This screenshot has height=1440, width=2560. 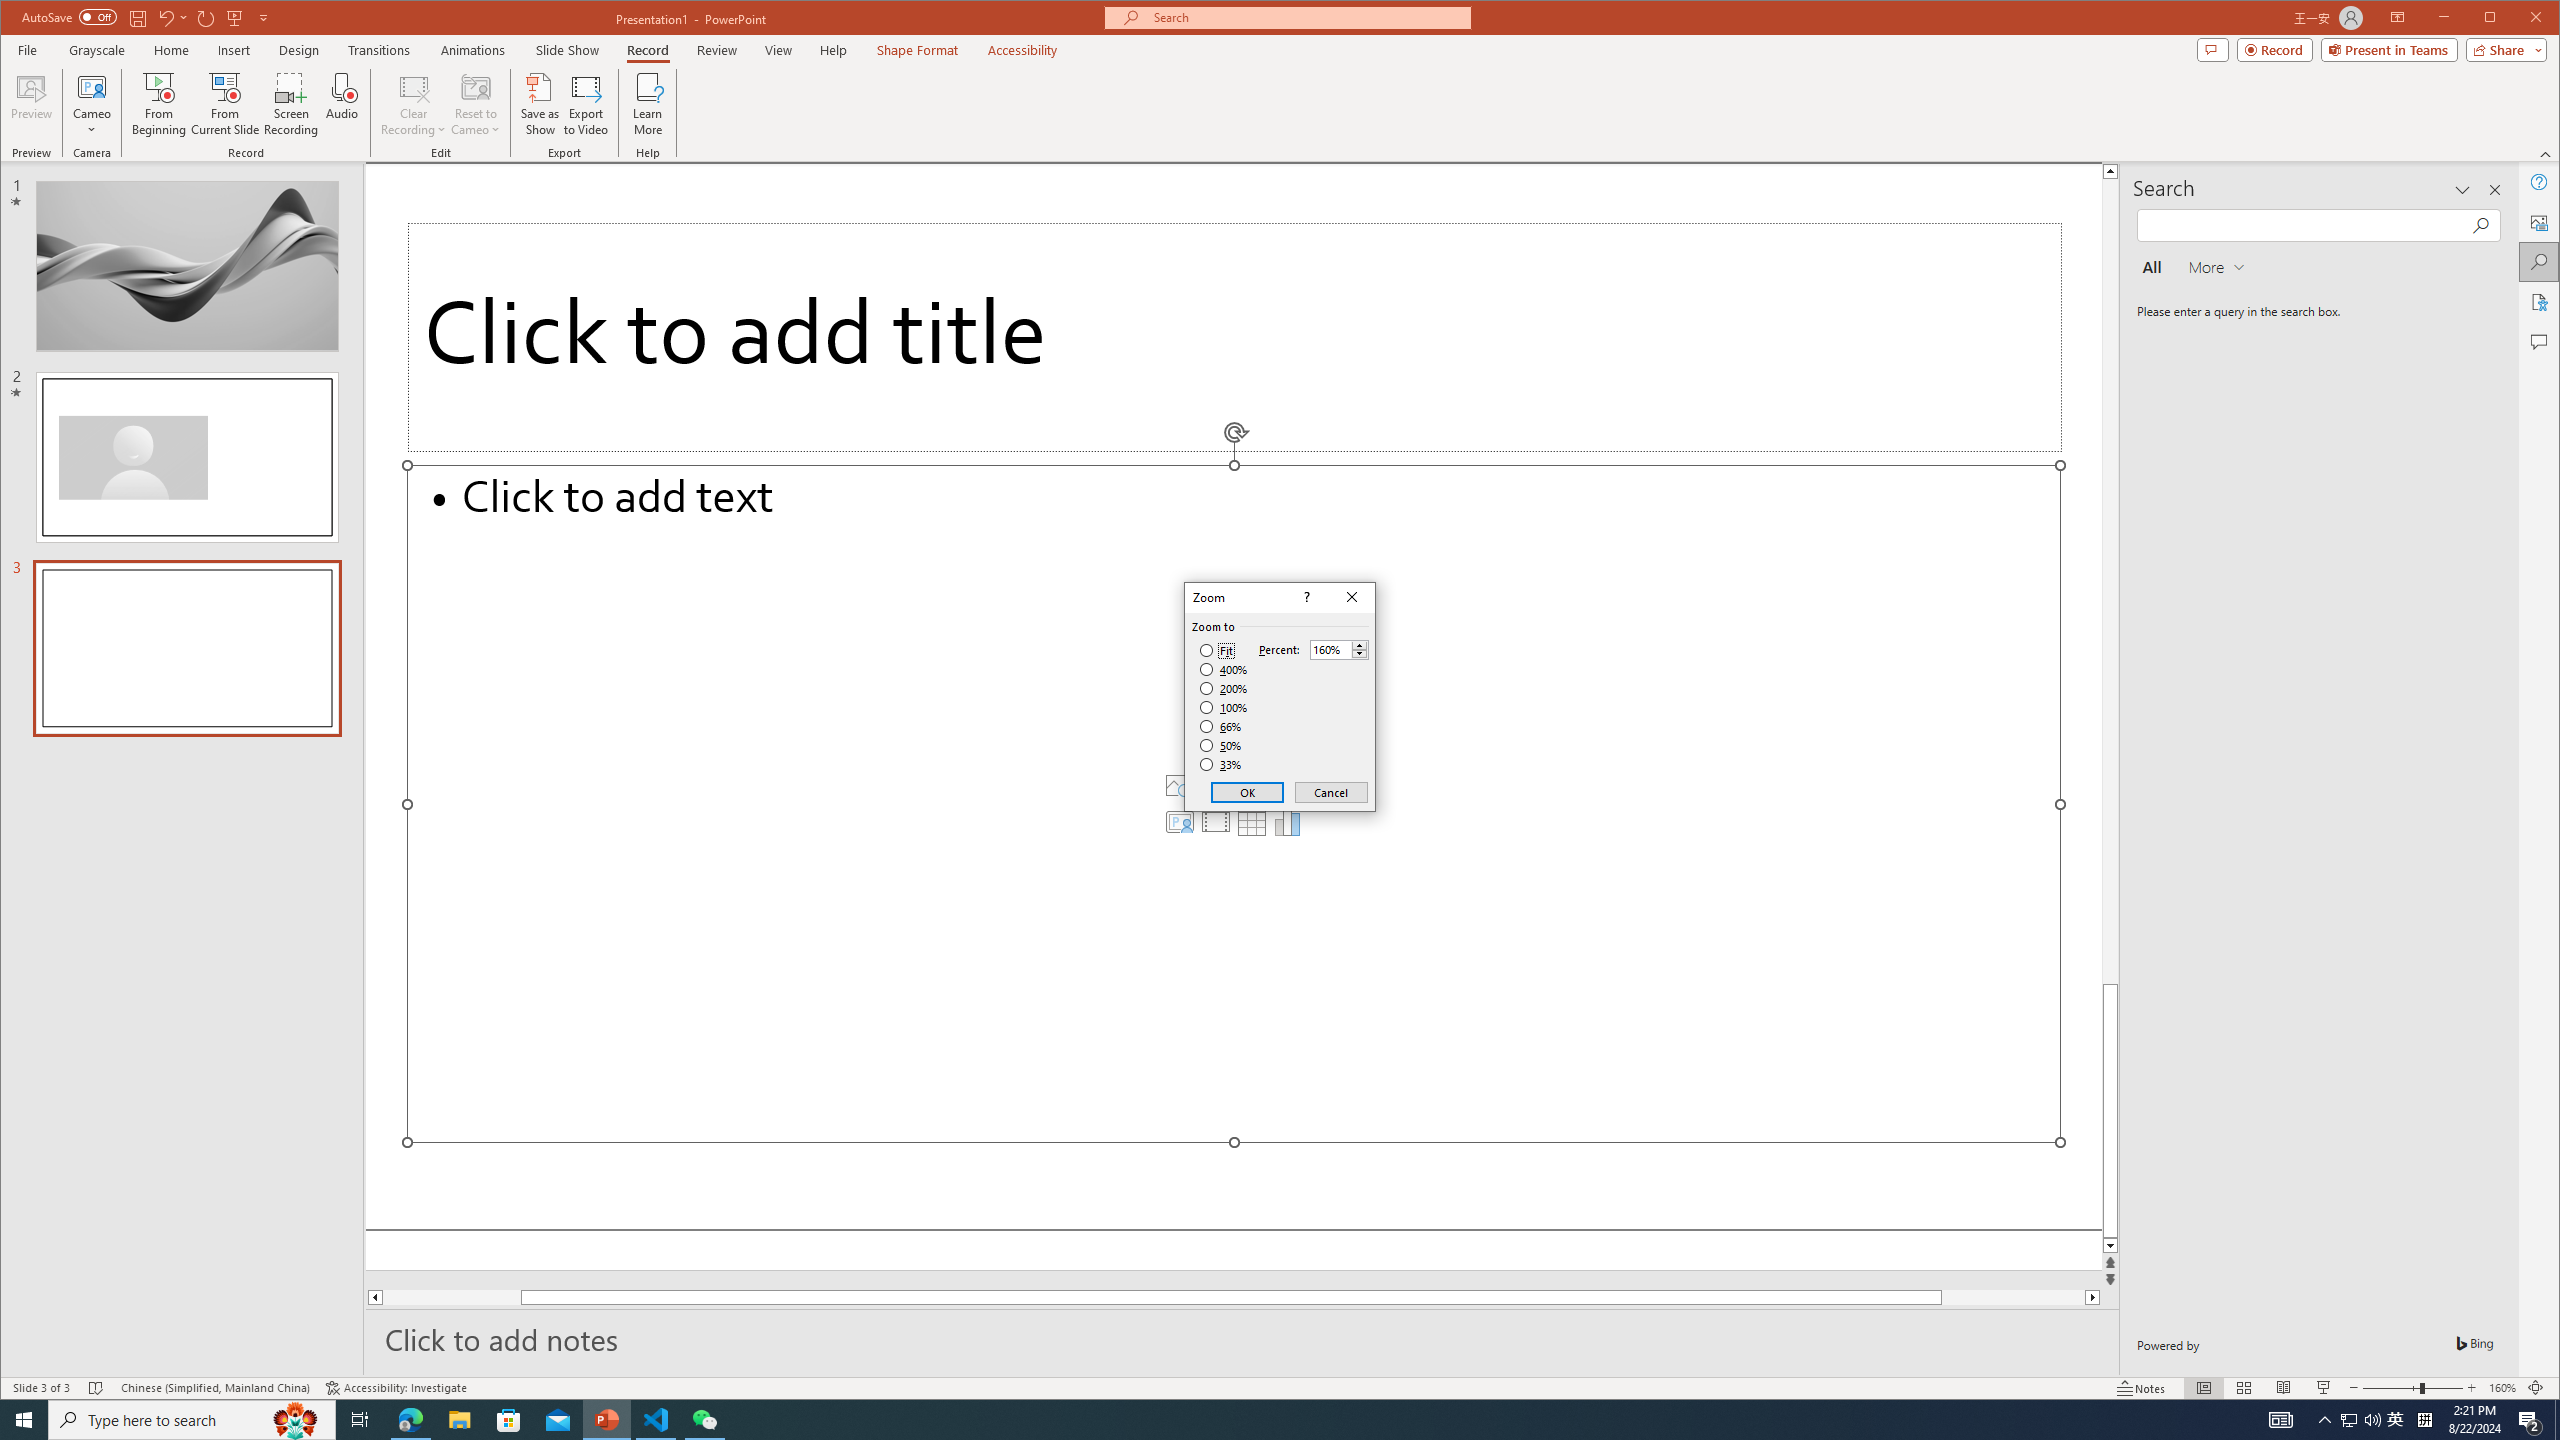 What do you see at coordinates (2519, 19) in the screenshot?
I see `'Maximize'` at bounding box center [2519, 19].